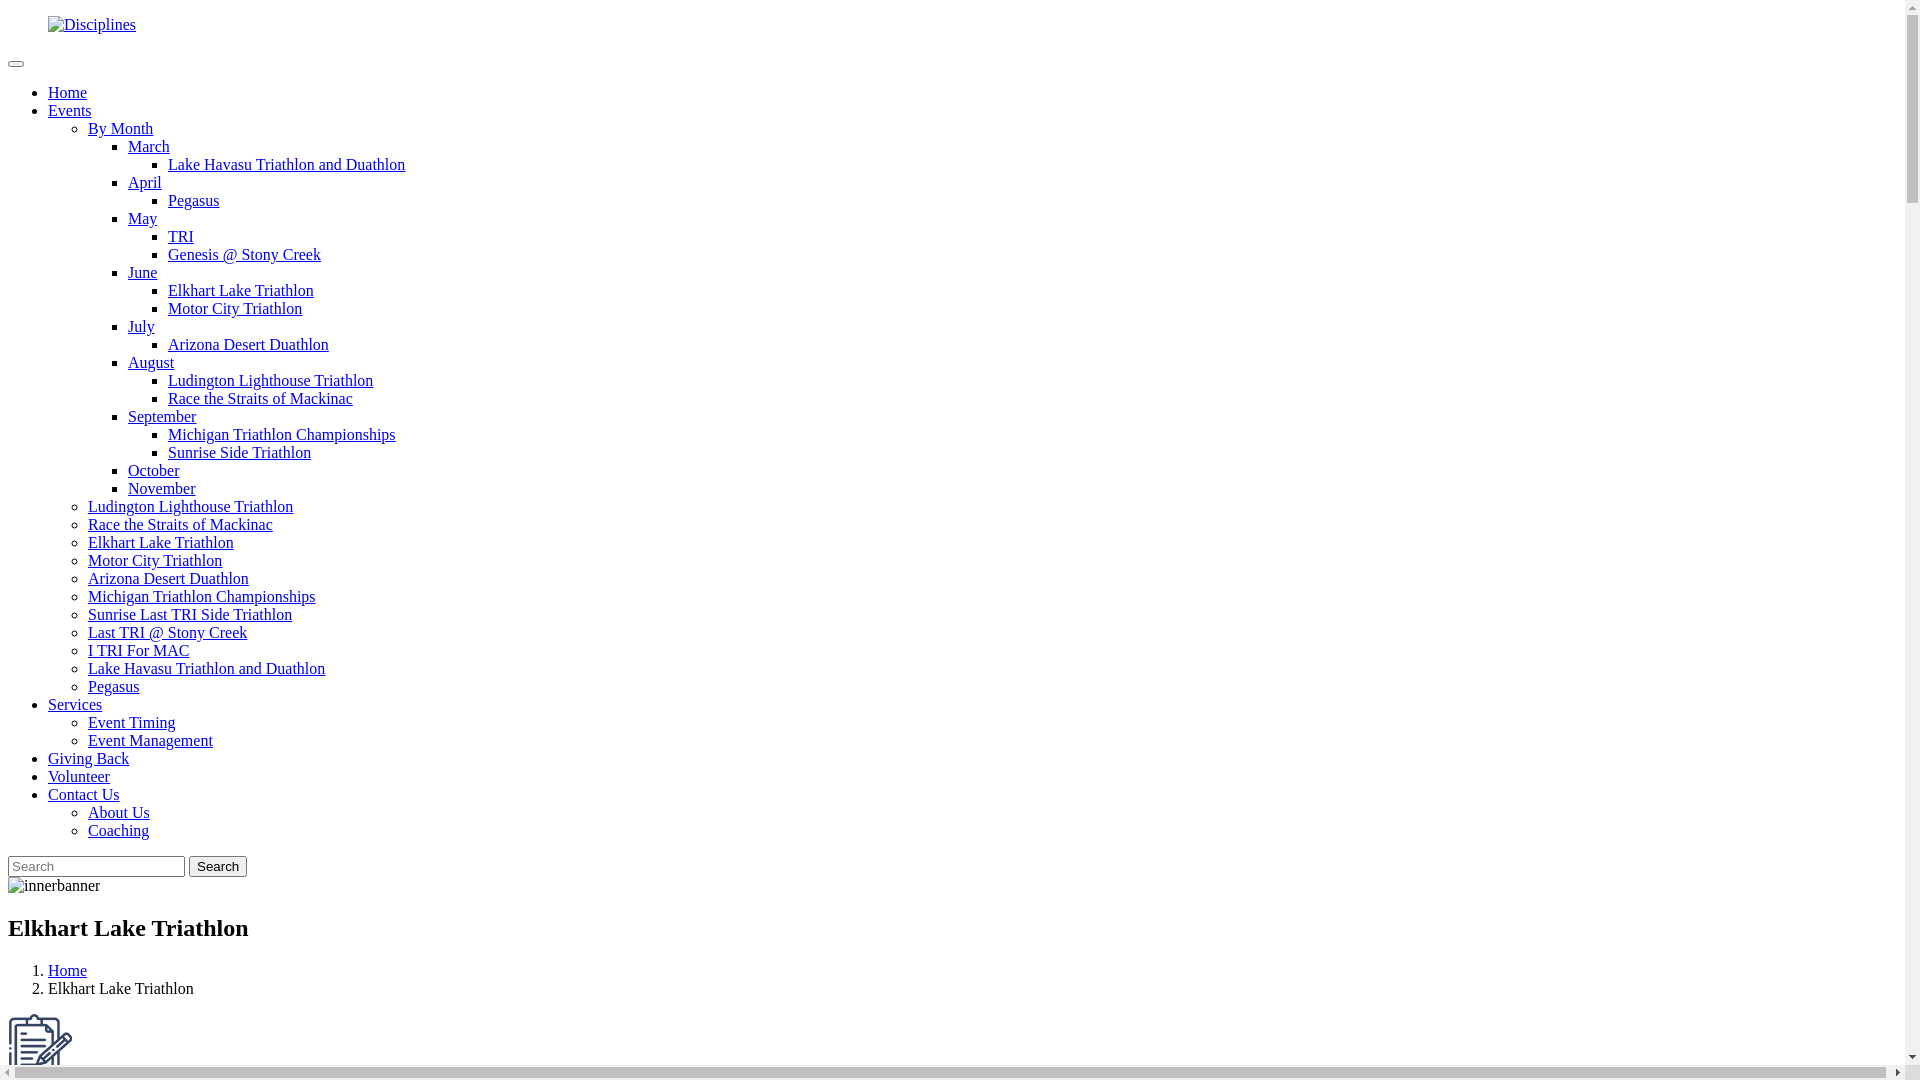 The width and height of the screenshot is (1920, 1080). What do you see at coordinates (188, 865) in the screenshot?
I see `'Search'` at bounding box center [188, 865].